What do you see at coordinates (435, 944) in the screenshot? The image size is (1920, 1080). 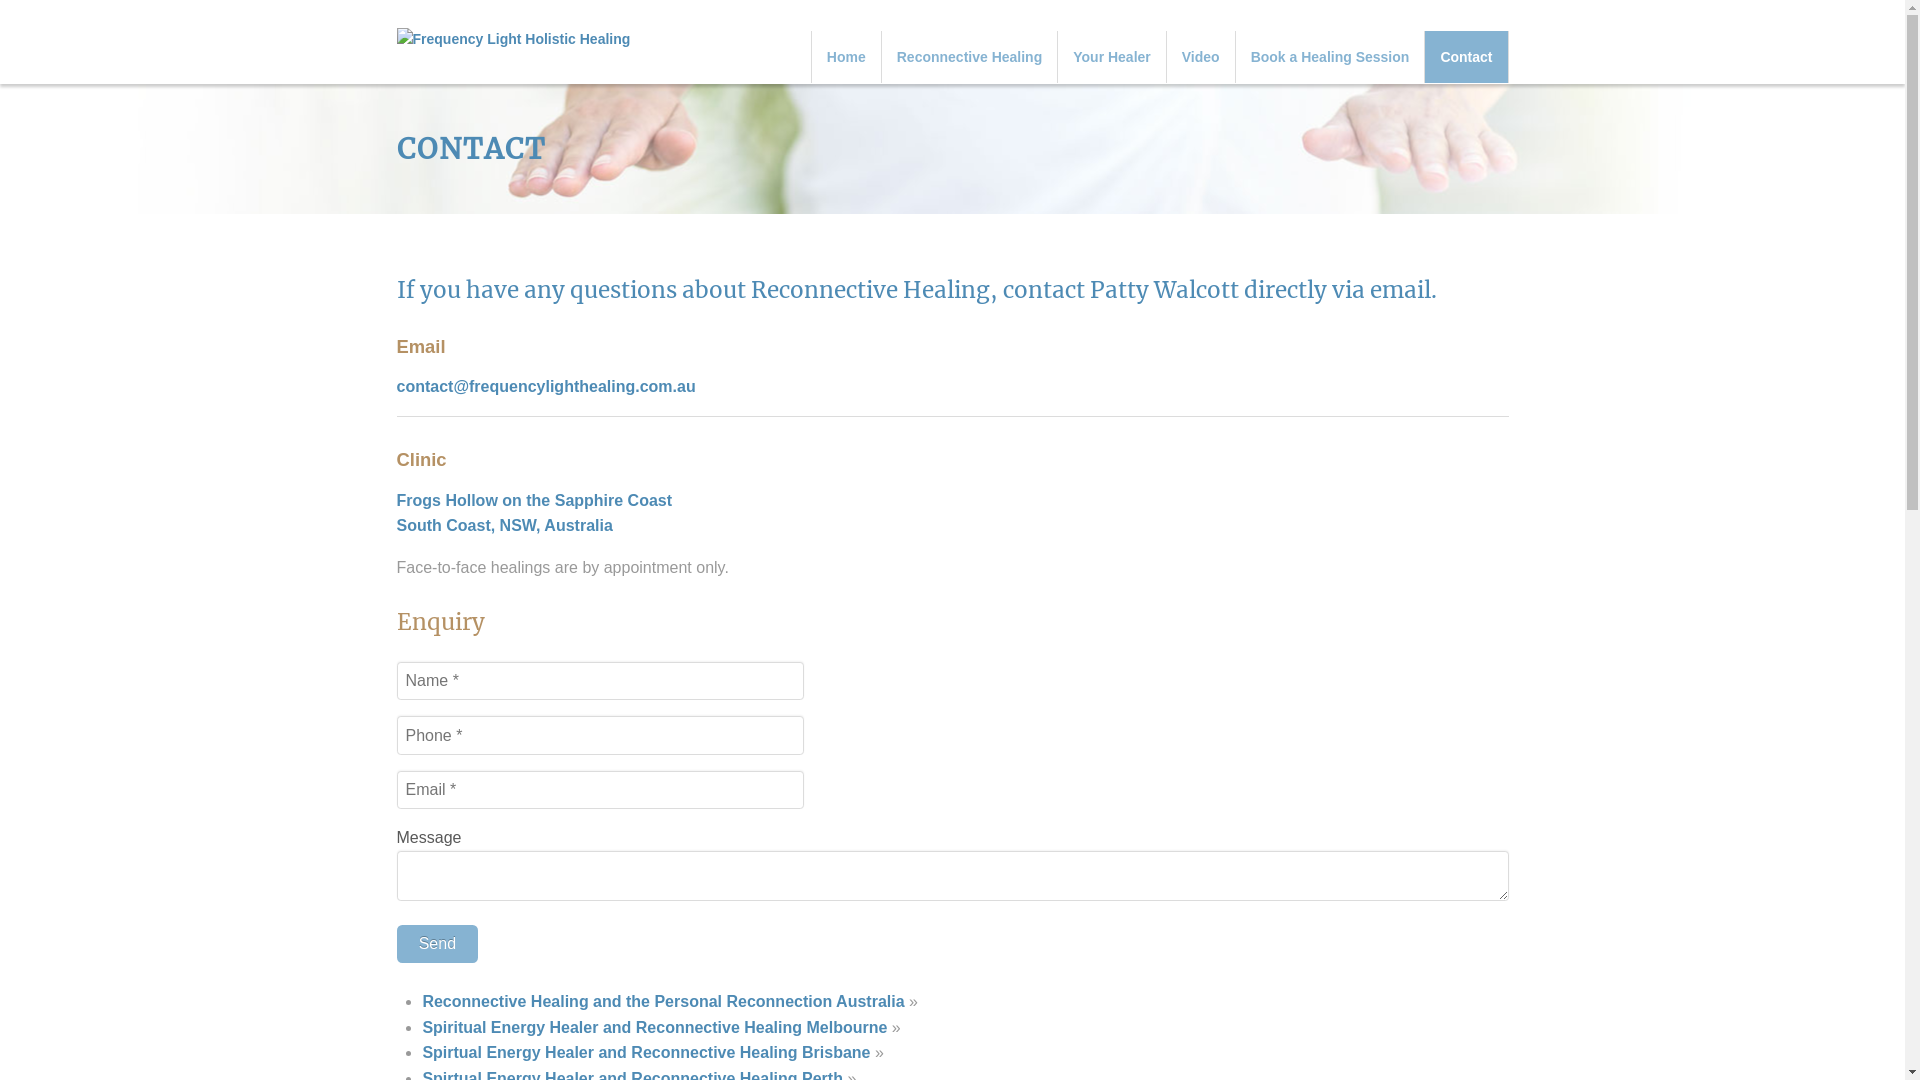 I see `'Send'` at bounding box center [435, 944].